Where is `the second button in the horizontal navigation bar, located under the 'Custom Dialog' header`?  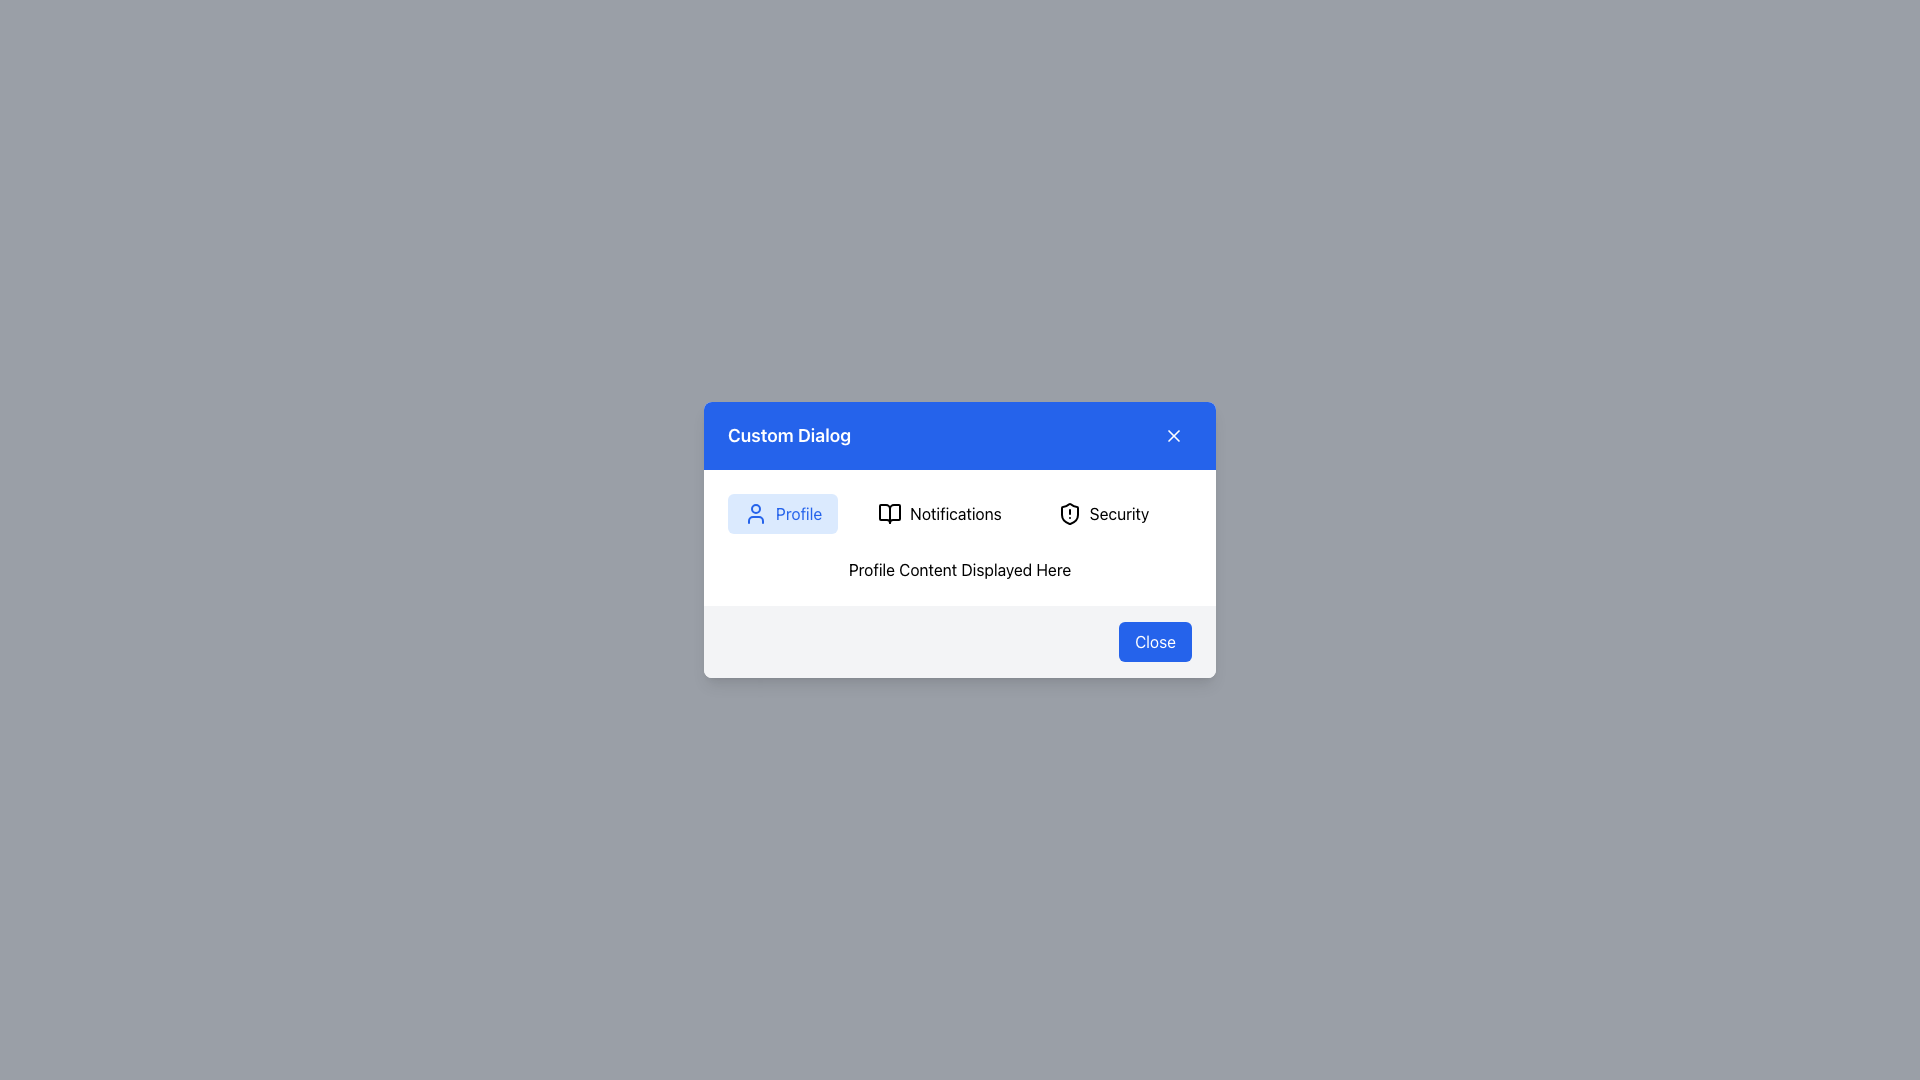
the second button in the horizontal navigation bar, located under the 'Custom Dialog' header is located at coordinates (939, 512).